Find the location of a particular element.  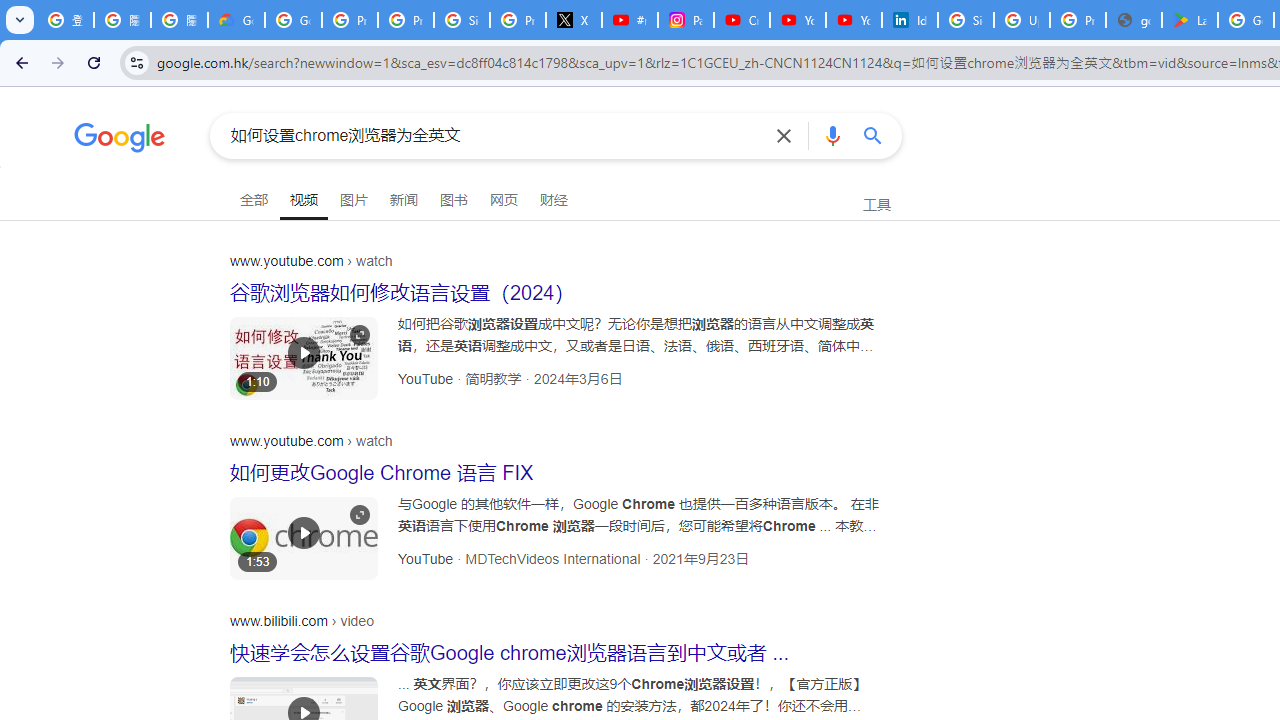

'X' is located at coordinates (573, 20).